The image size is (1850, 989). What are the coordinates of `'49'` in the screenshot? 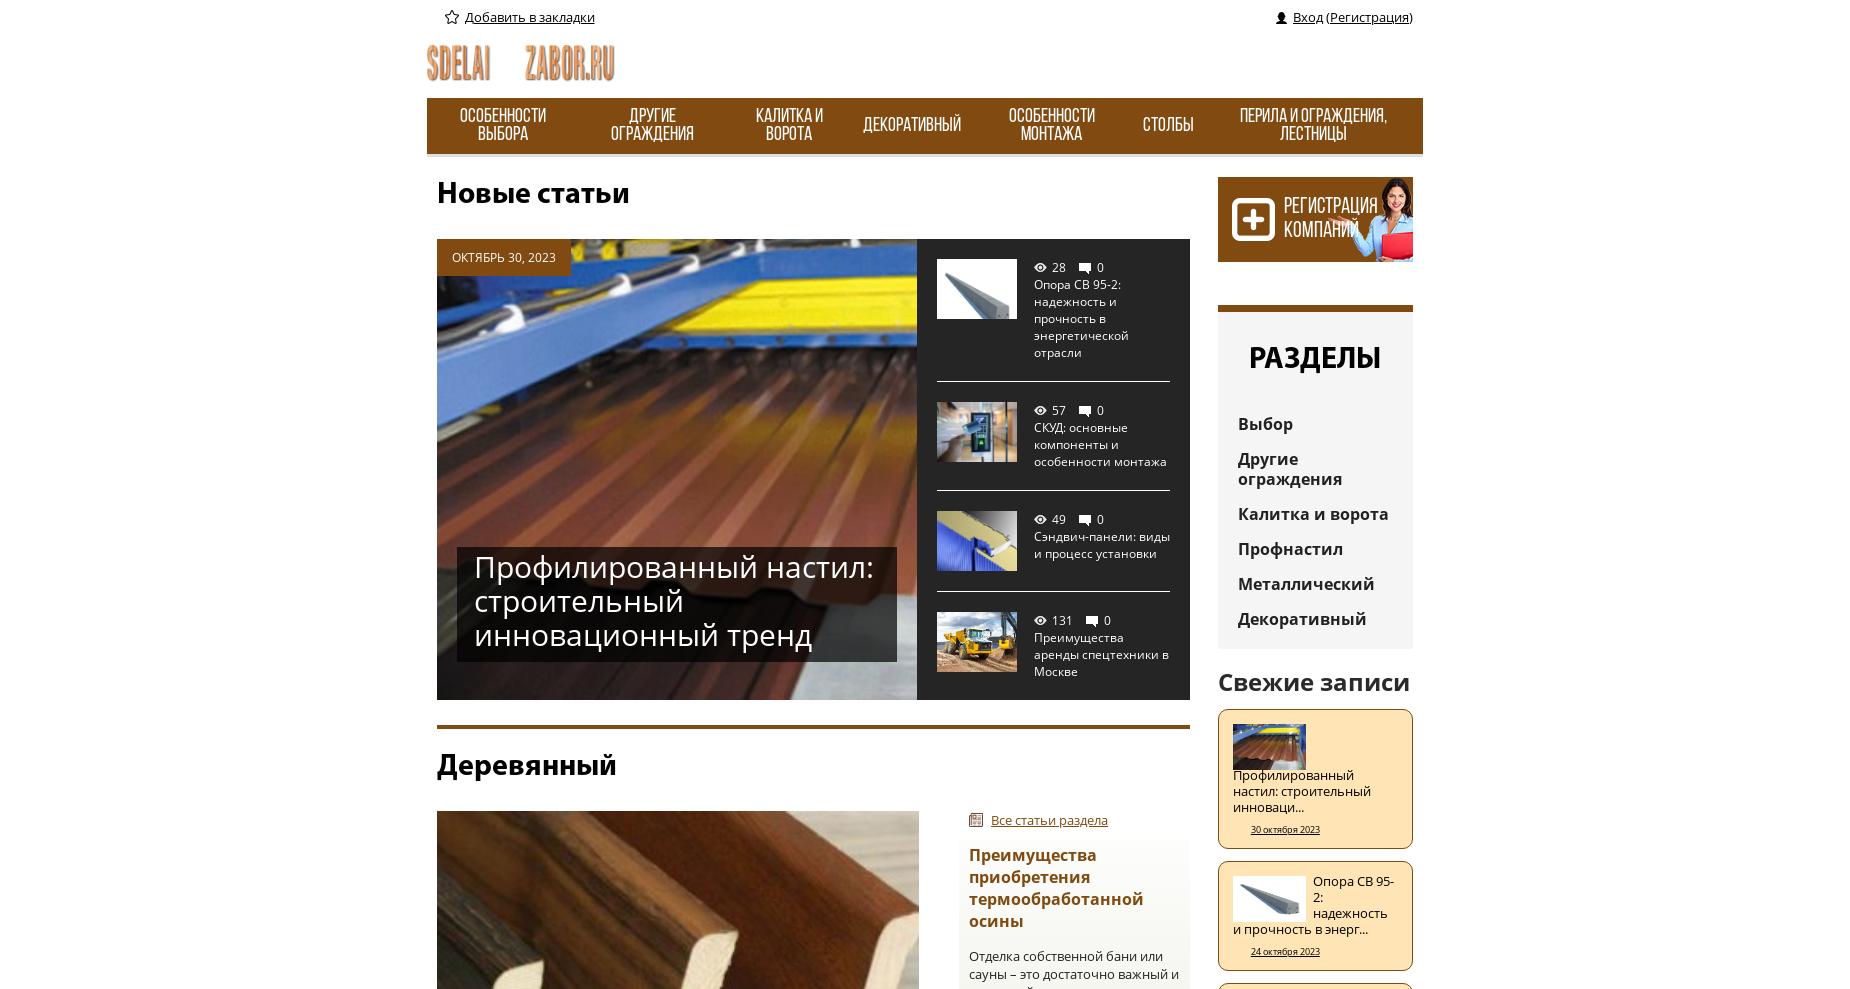 It's located at (1057, 519).